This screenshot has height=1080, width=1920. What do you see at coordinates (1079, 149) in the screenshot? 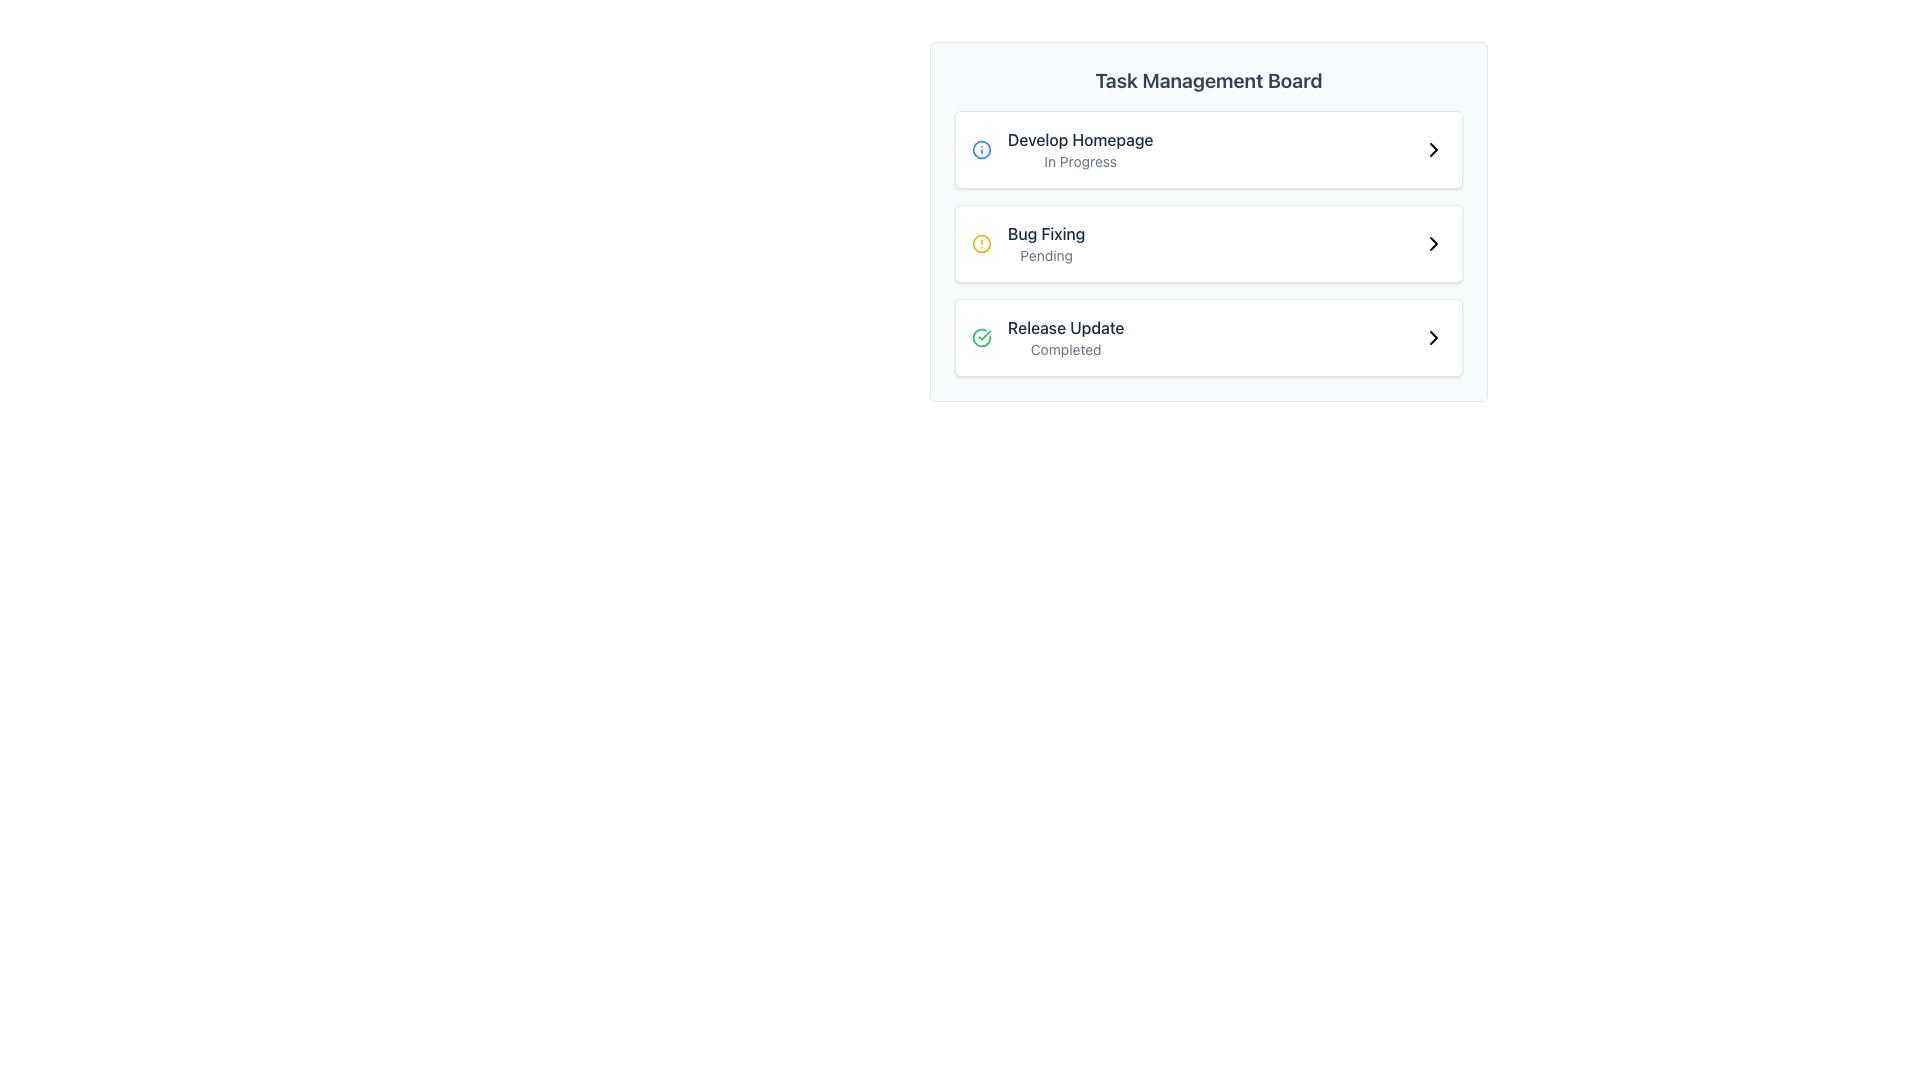
I see `the first task's title and status displayed at the top of the task management board in the task management application` at bounding box center [1079, 149].